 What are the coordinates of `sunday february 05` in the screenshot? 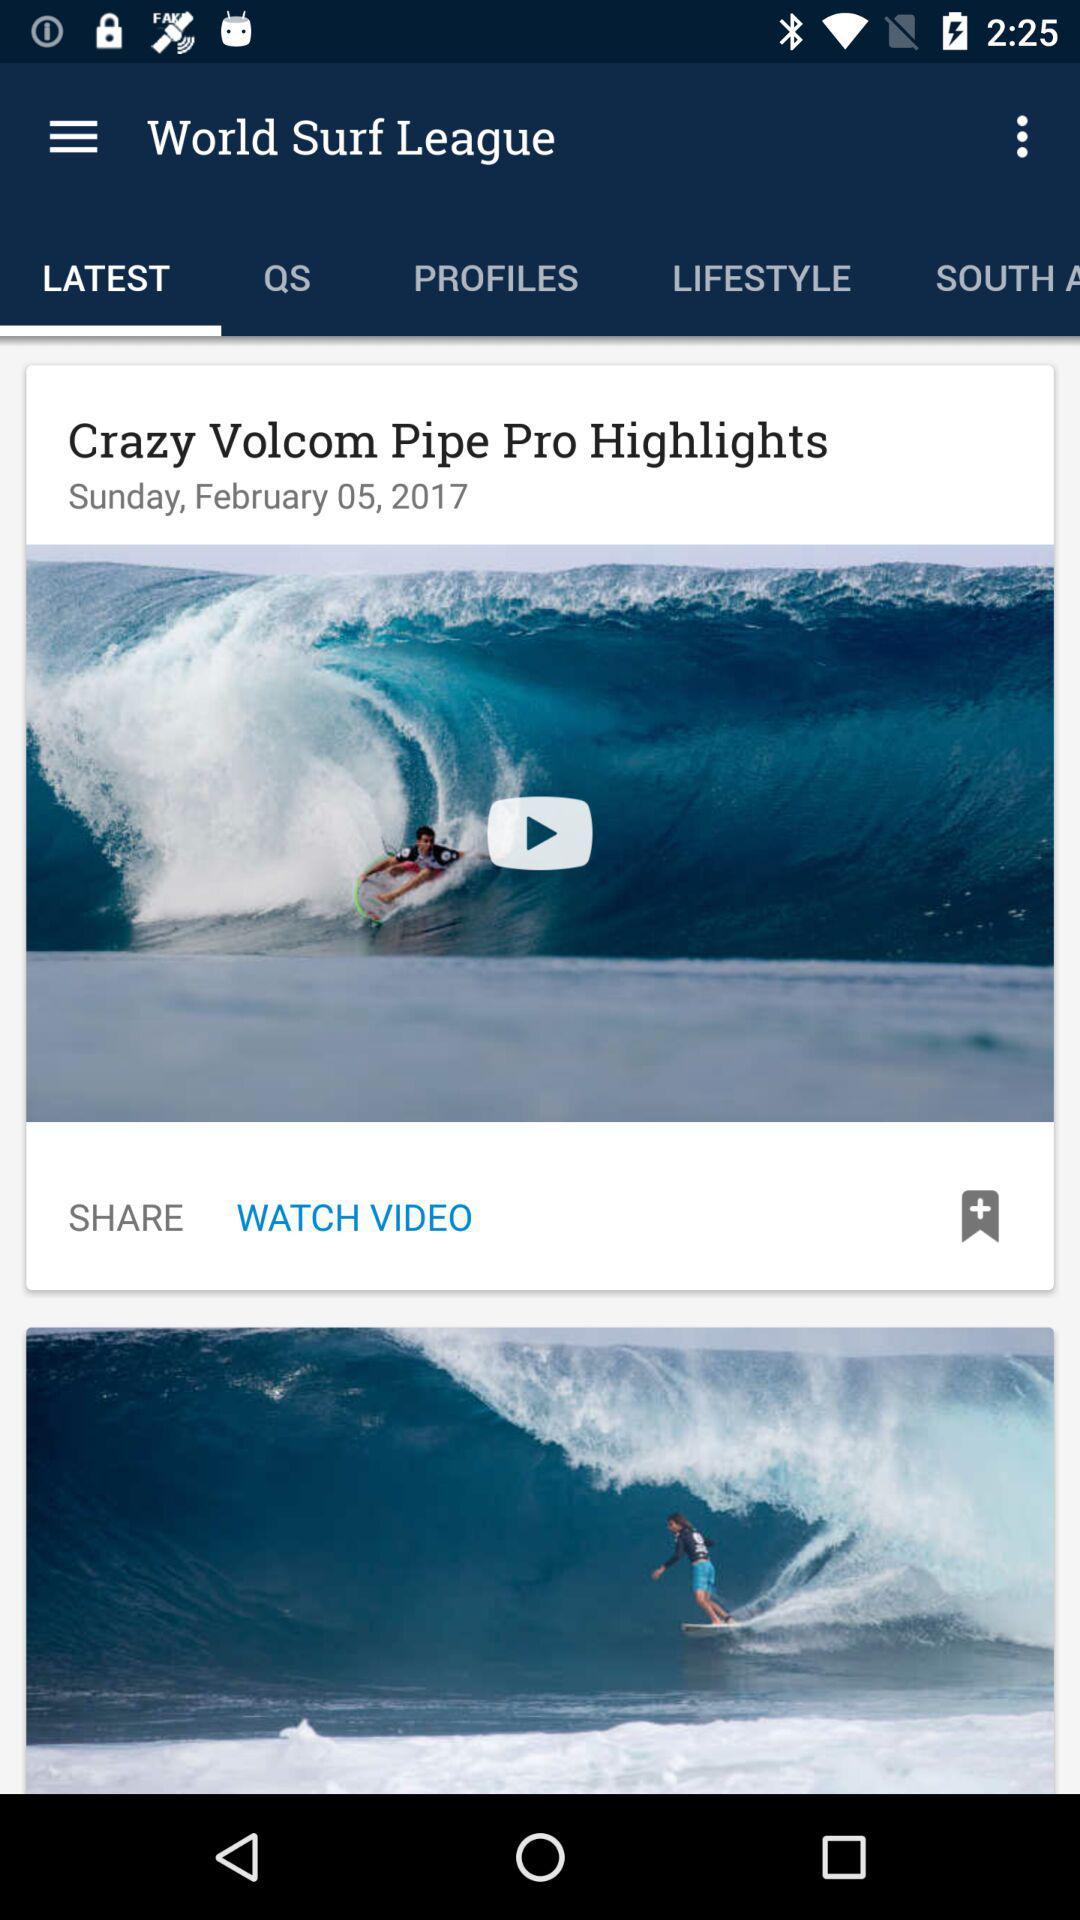 It's located at (267, 494).